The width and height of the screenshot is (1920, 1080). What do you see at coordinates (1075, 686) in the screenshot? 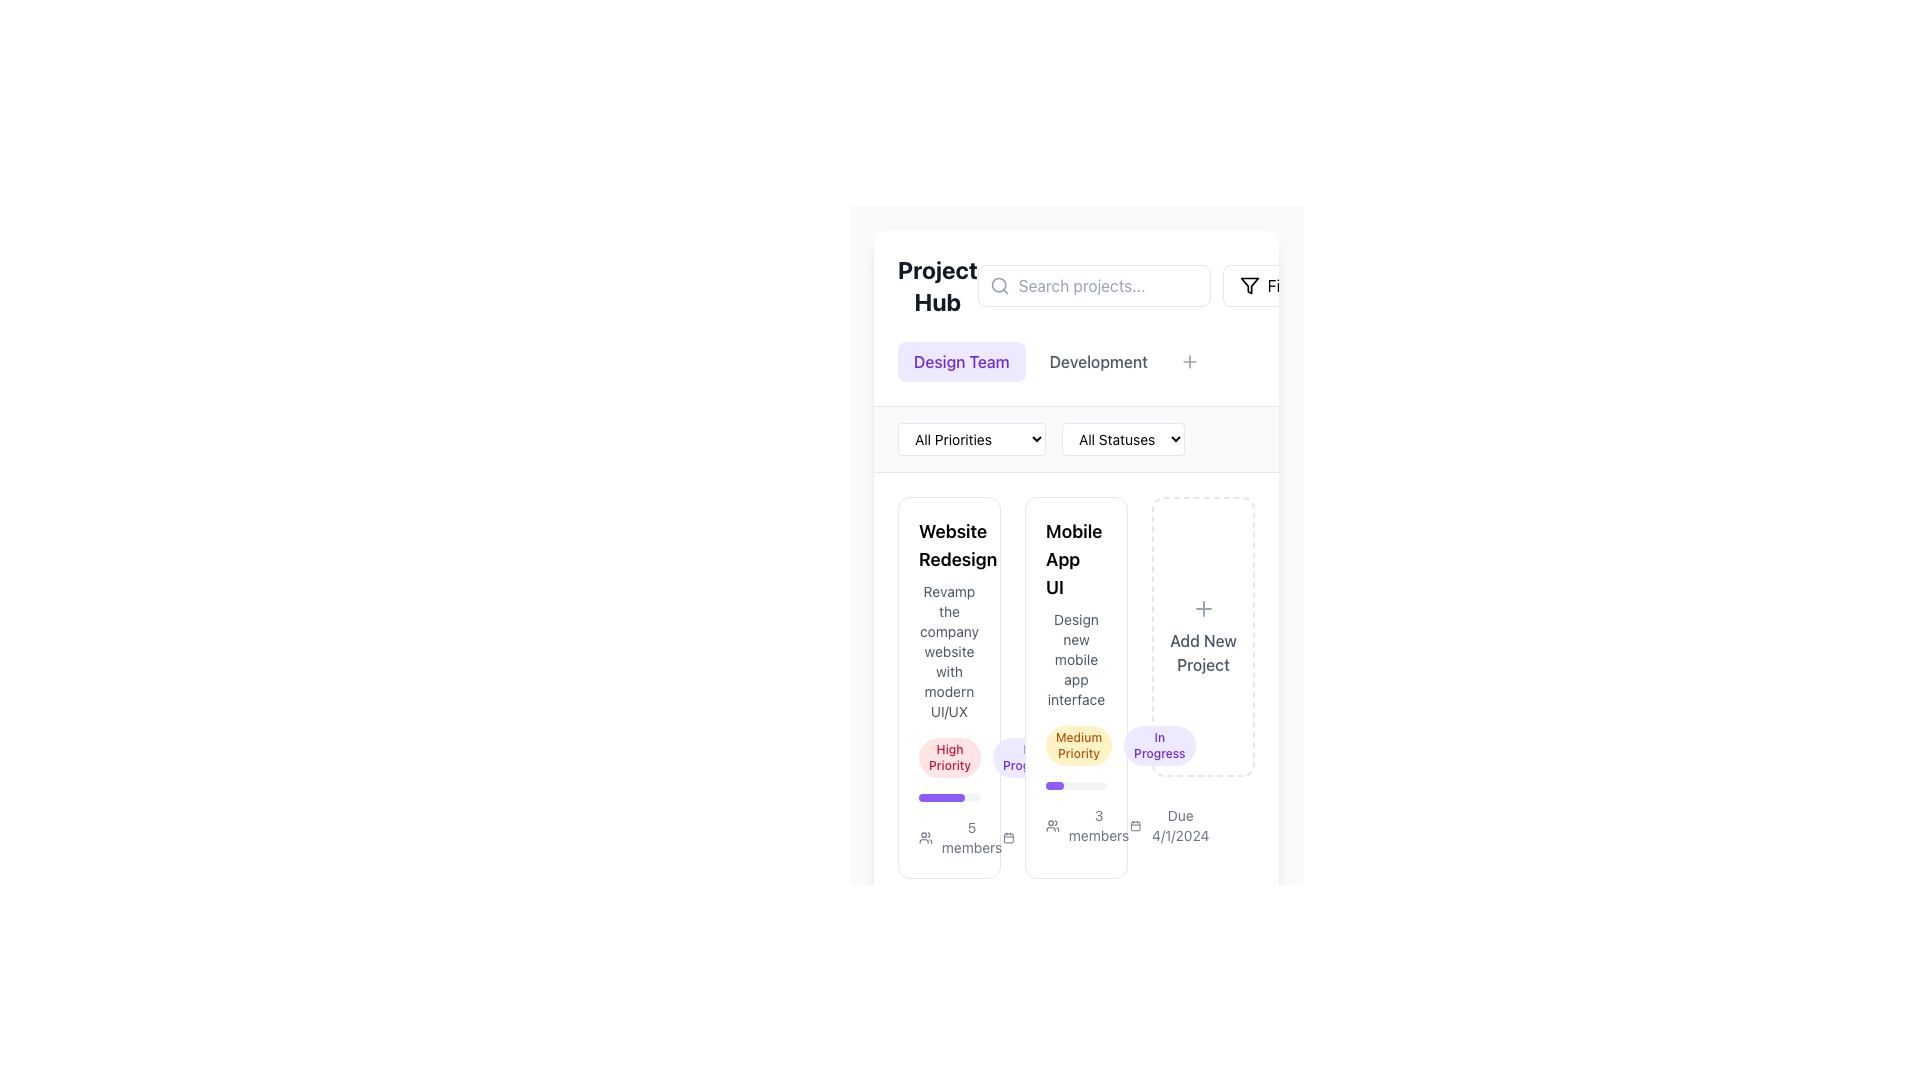
I see `the second project information card in the grid layout` at bounding box center [1075, 686].